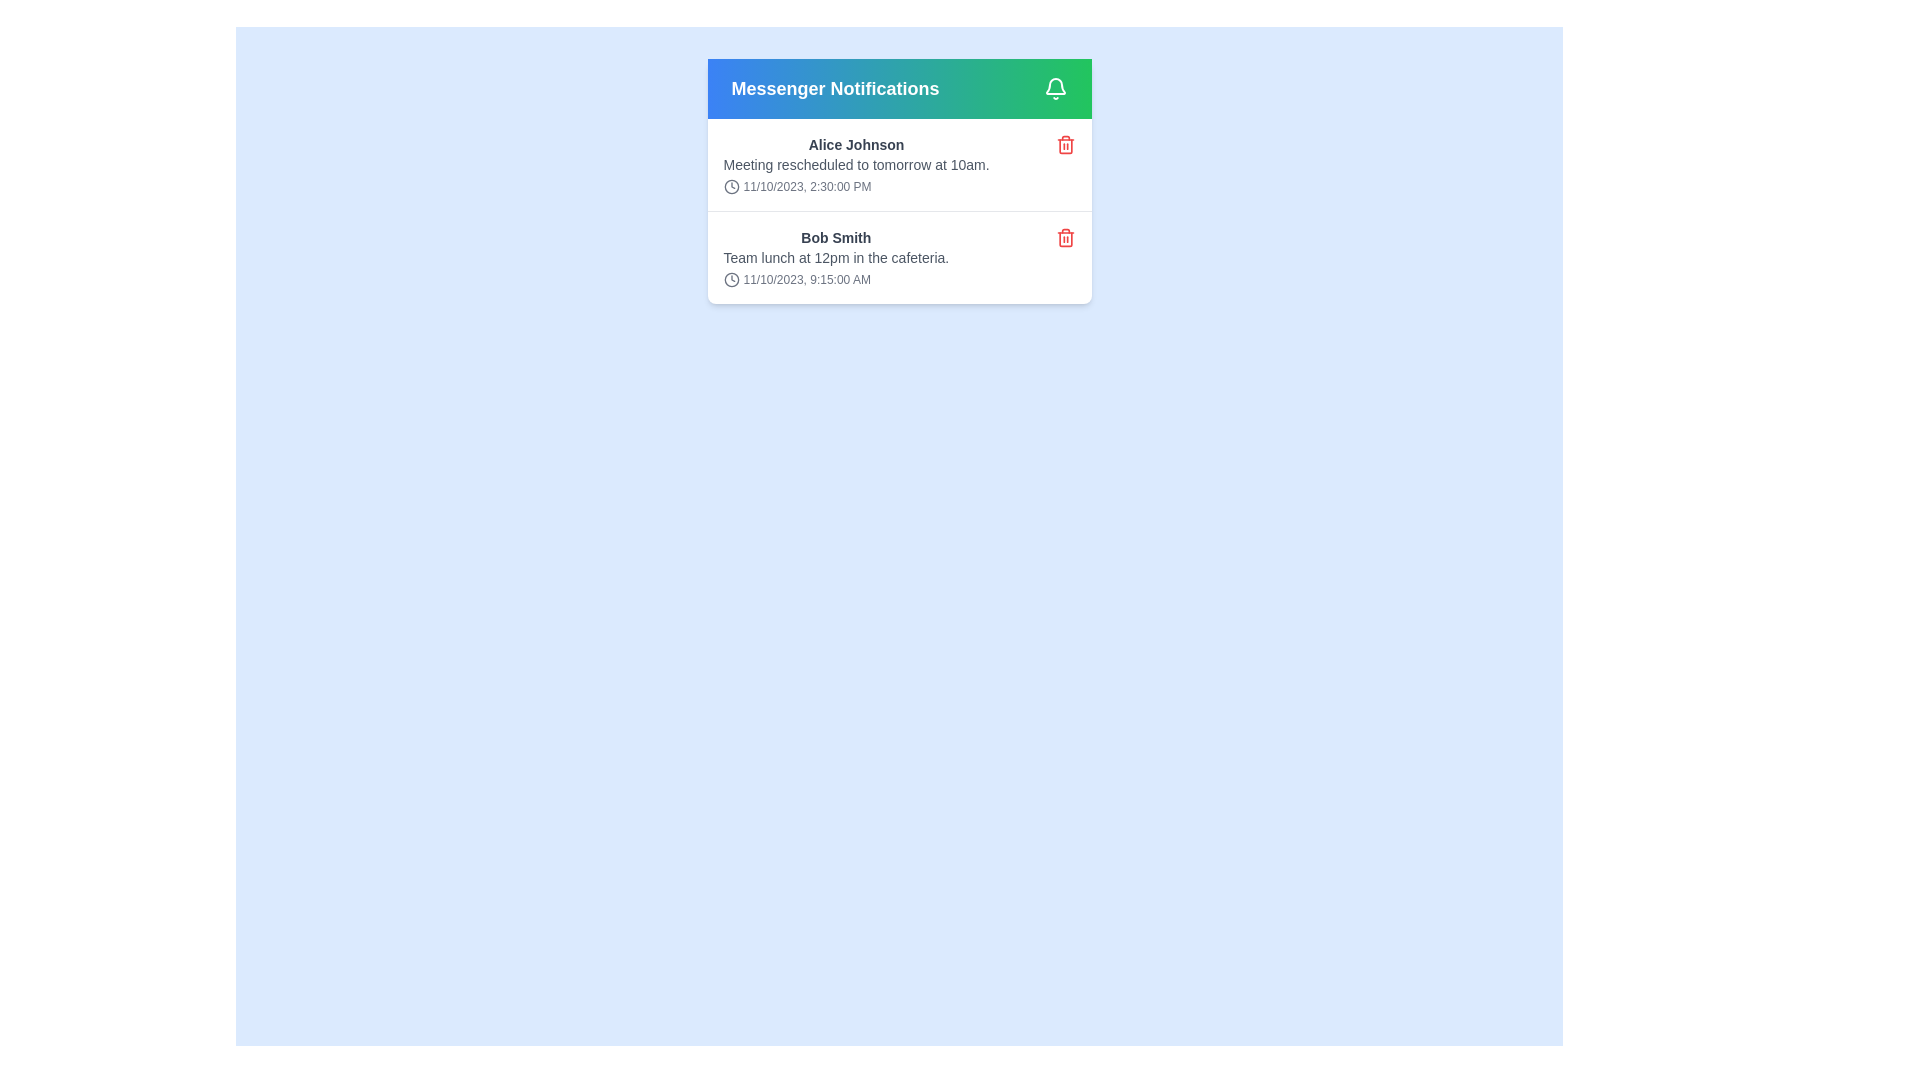  What do you see at coordinates (1054, 87) in the screenshot?
I see `the outlined bell icon located at the far right of the header bar in the 'Messenger Notifications' area` at bounding box center [1054, 87].